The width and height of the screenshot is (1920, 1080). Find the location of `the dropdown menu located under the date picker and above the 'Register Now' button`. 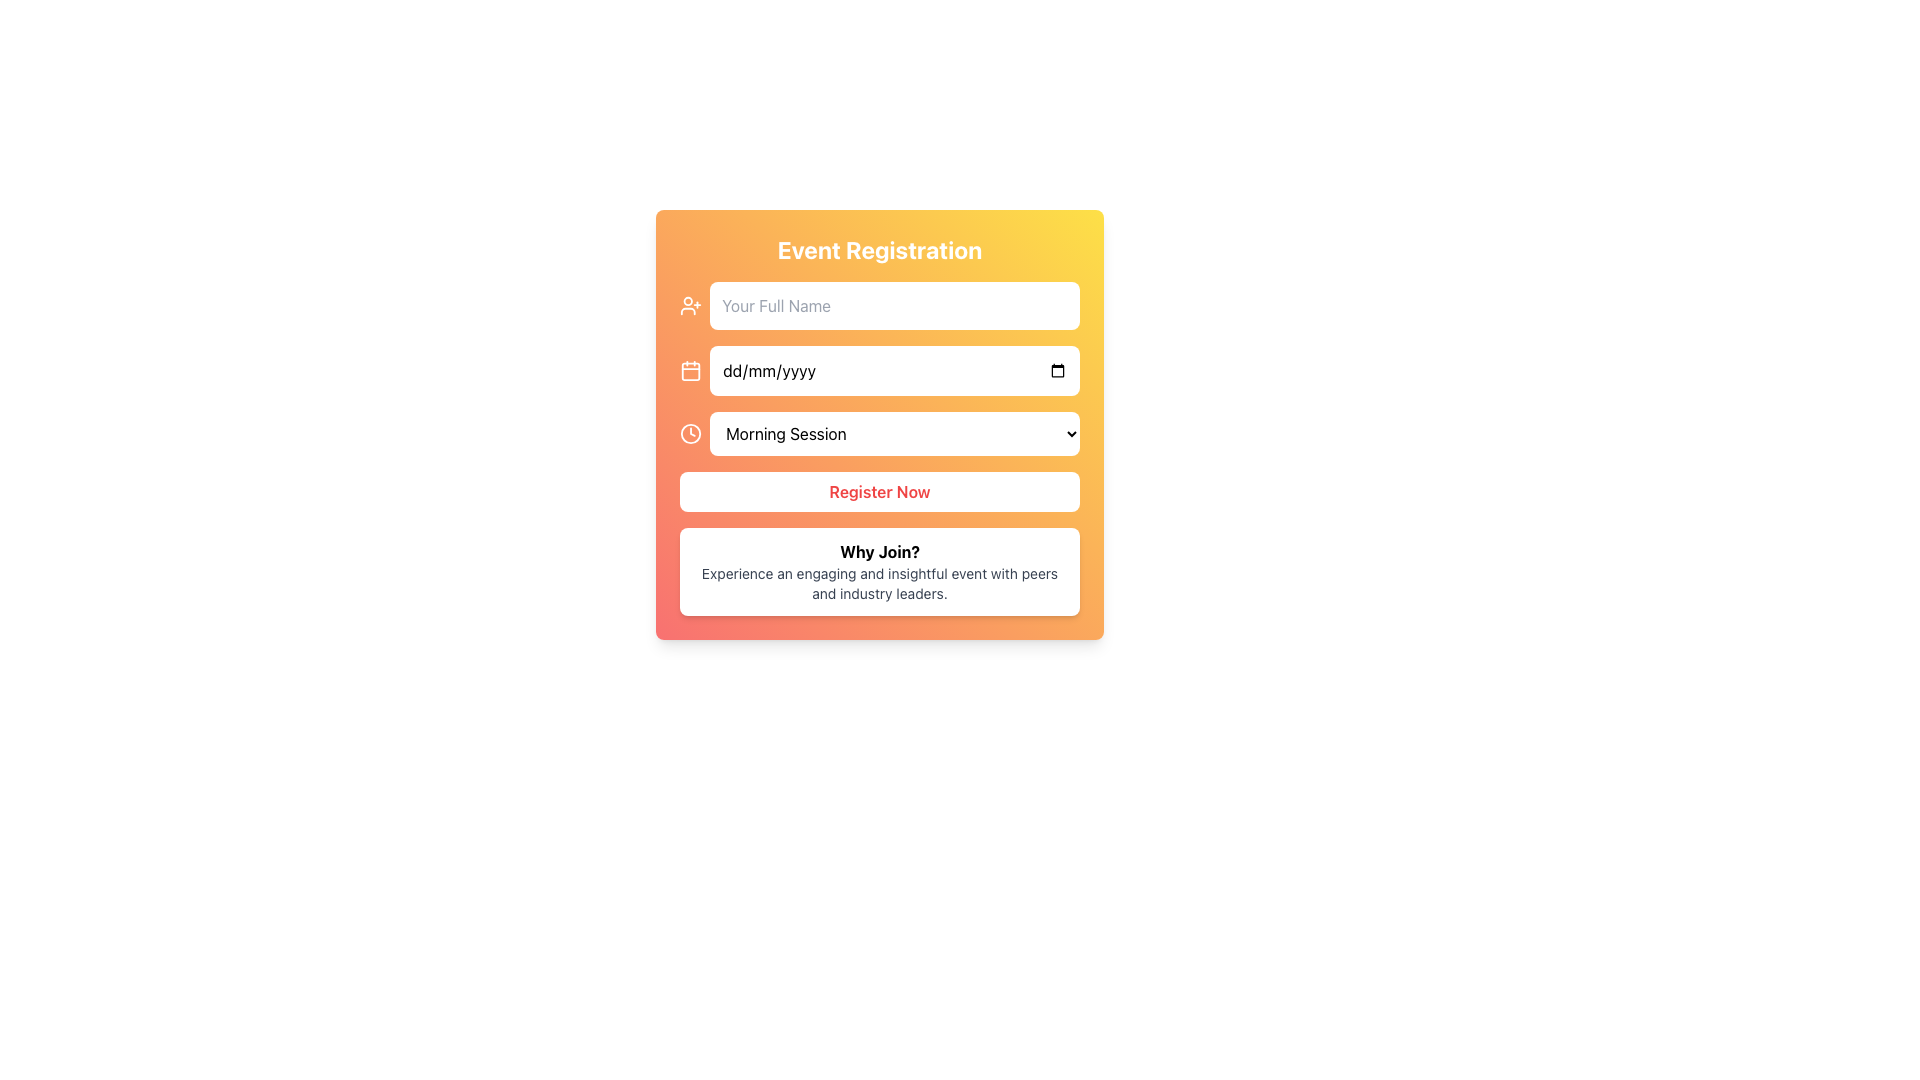

the dropdown menu located under the date picker and above the 'Register Now' button is located at coordinates (879, 433).